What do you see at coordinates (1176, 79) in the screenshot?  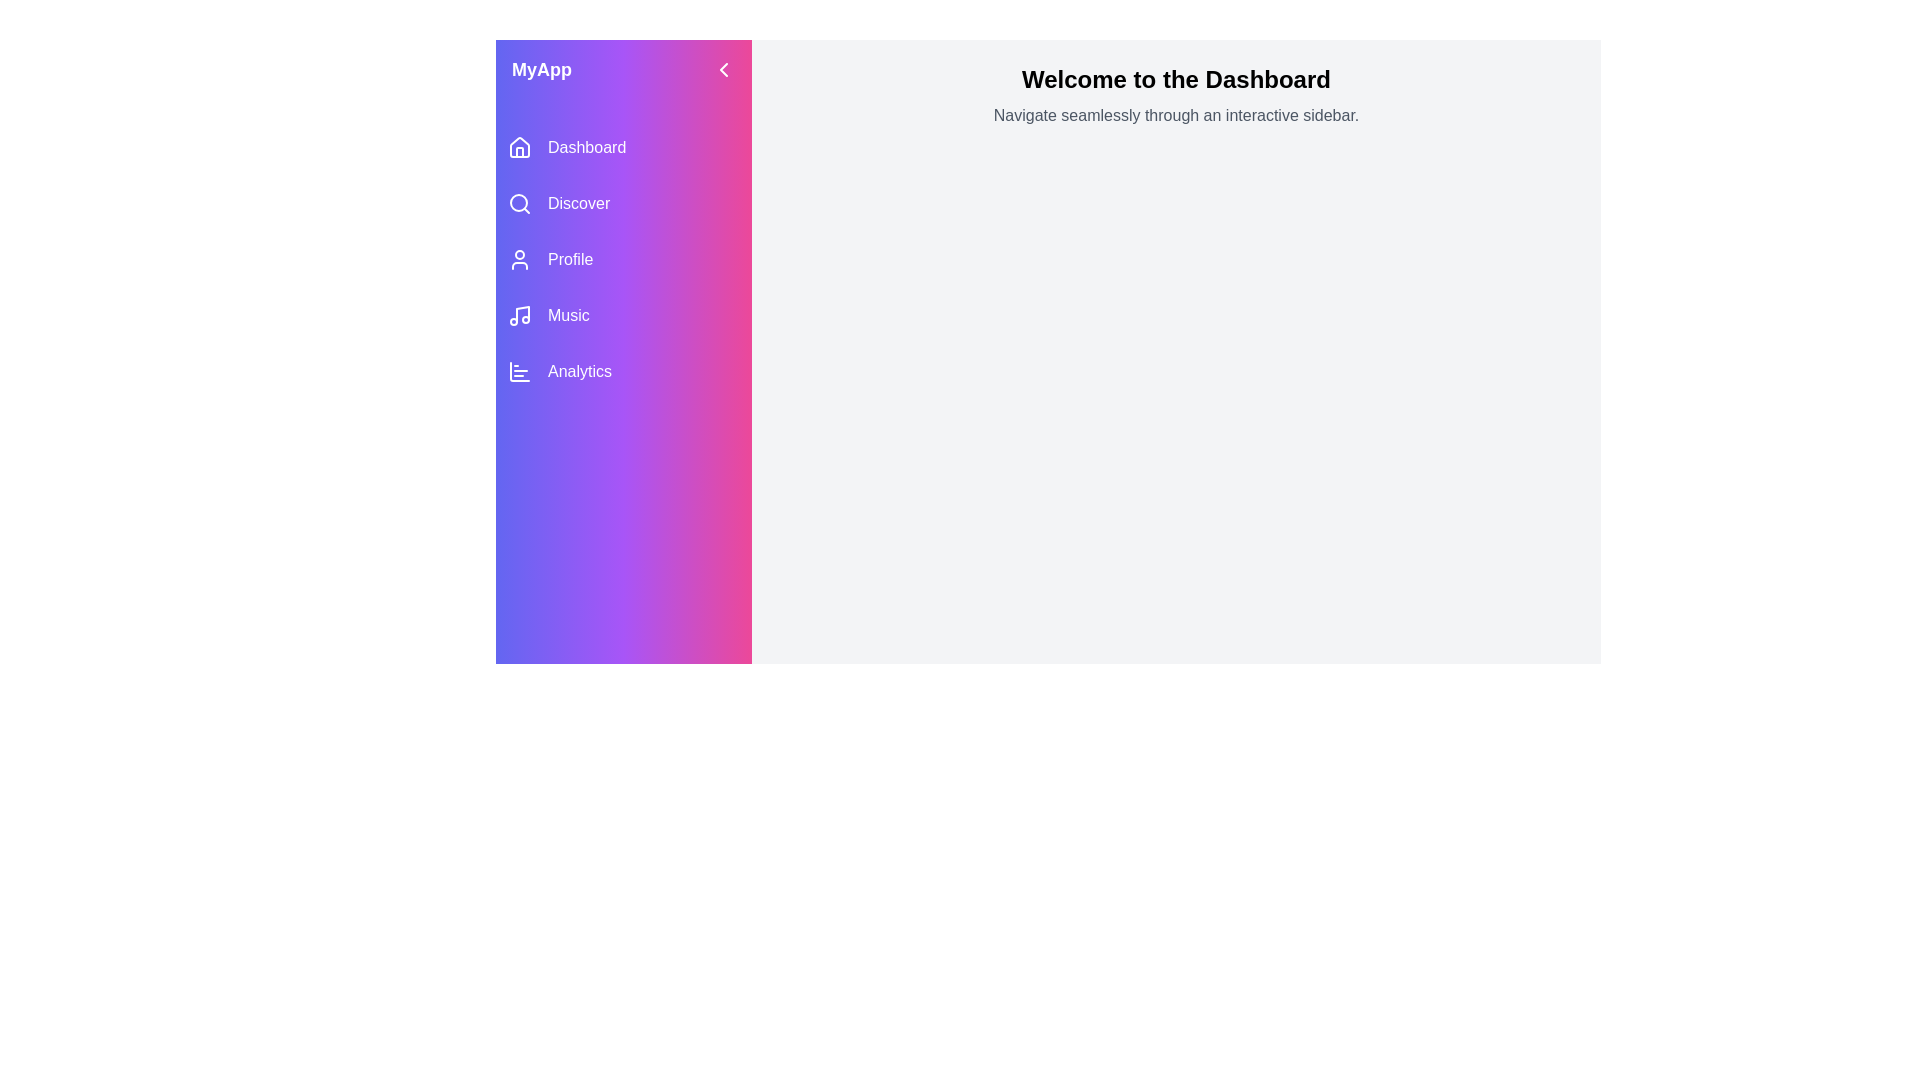 I see `the welcoming message in the main content area` at bounding box center [1176, 79].